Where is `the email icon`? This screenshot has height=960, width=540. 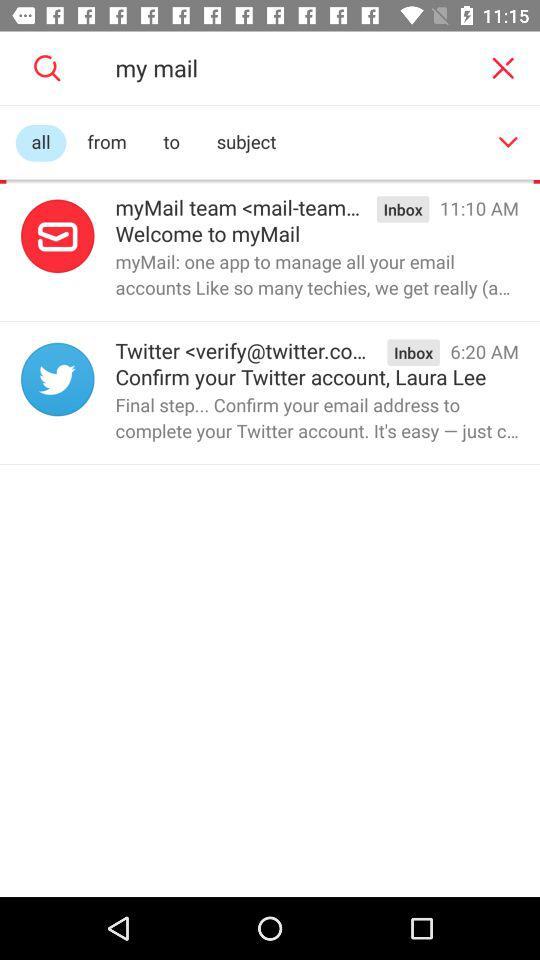 the email icon is located at coordinates (57, 236).